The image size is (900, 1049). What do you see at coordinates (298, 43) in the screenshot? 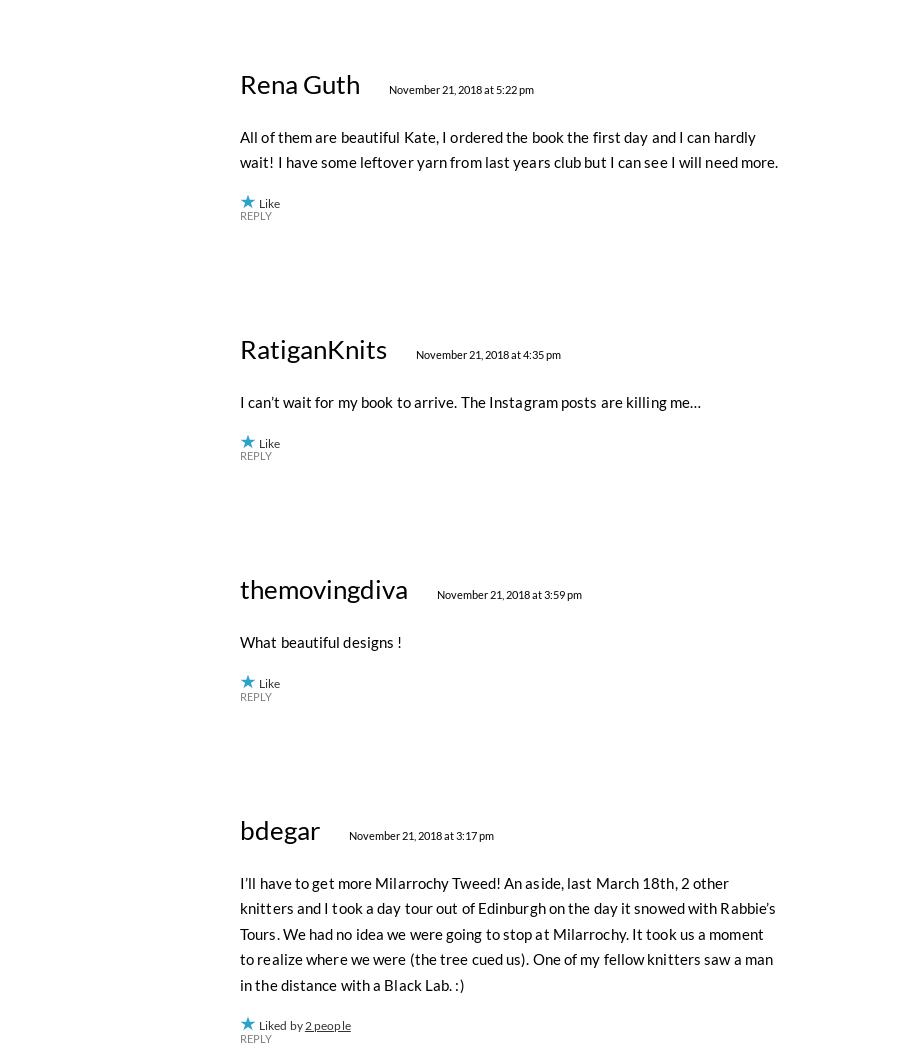
I see `'Susan'` at bounding box center [298, 43].